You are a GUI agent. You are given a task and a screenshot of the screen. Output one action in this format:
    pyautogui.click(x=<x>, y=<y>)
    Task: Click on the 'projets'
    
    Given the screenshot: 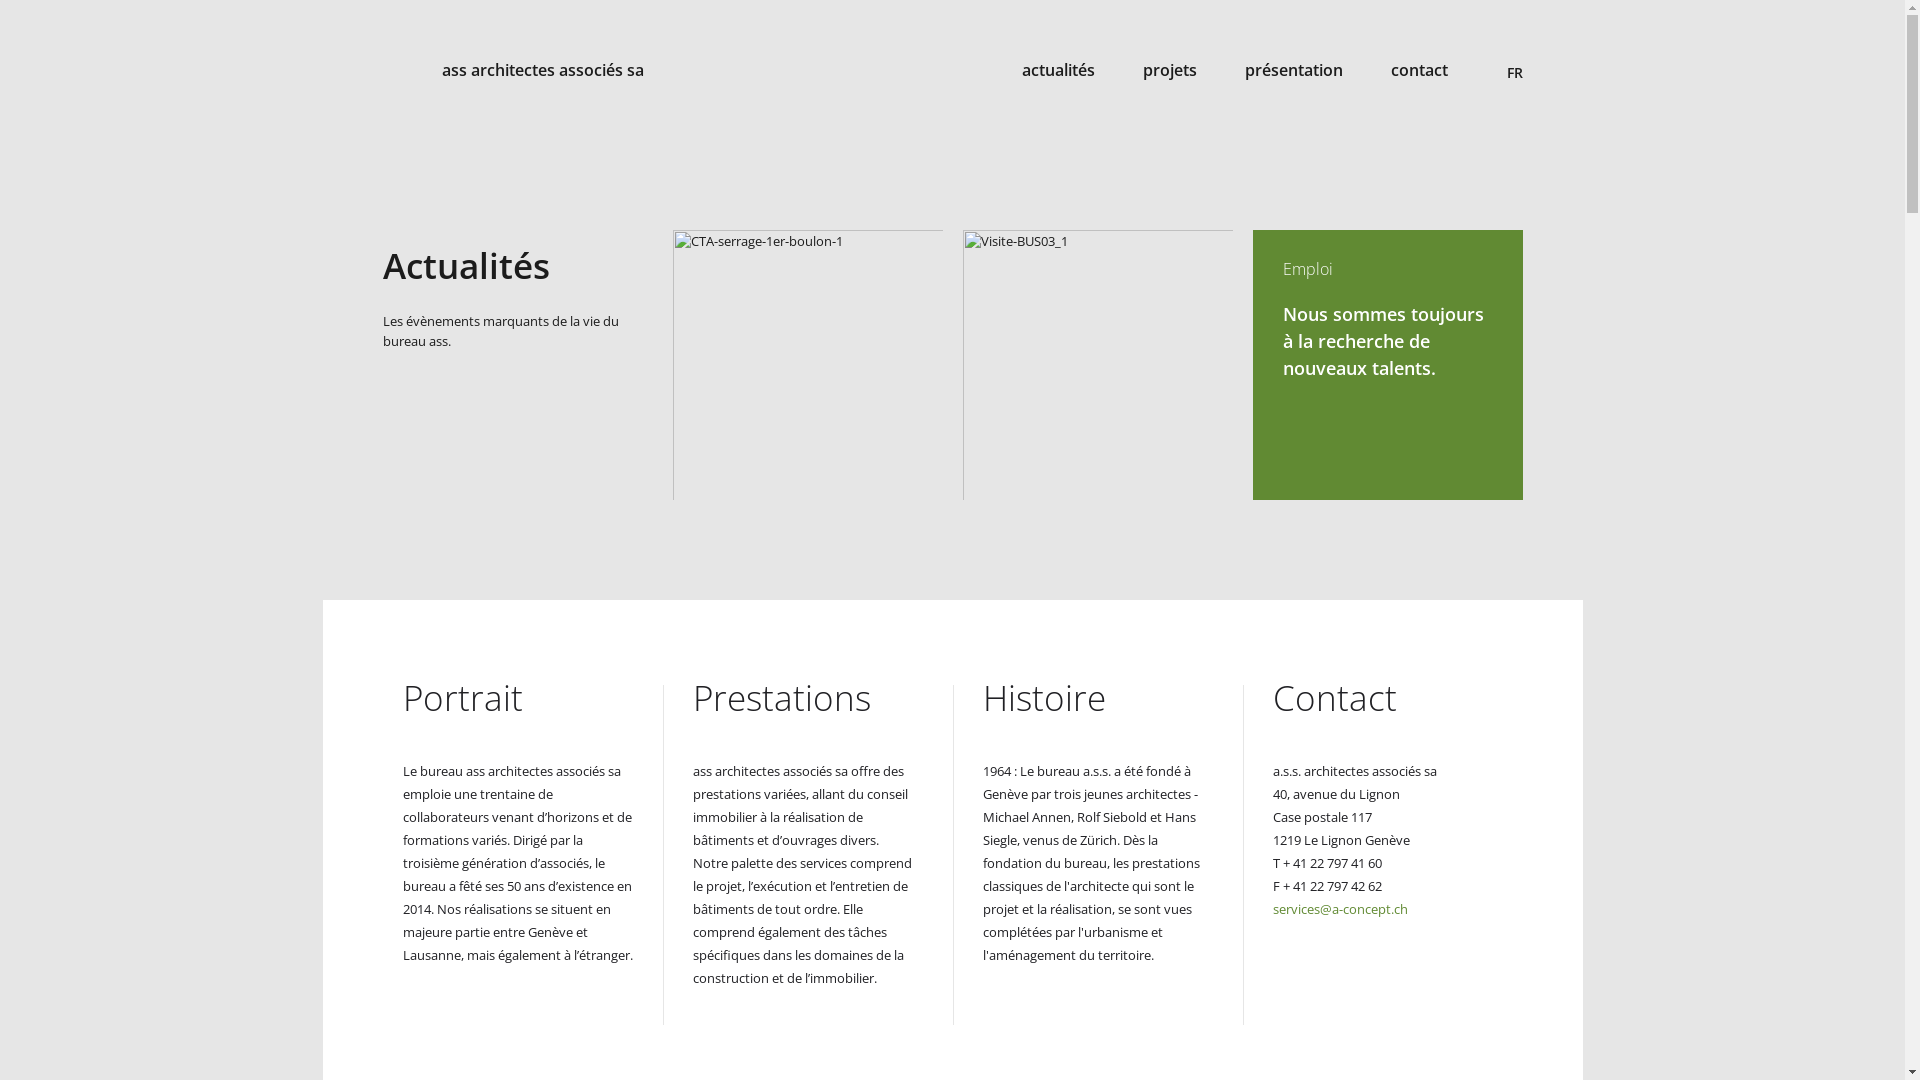 What is the action you would take?
    pyautogui.click(x=1169, y=68)
    